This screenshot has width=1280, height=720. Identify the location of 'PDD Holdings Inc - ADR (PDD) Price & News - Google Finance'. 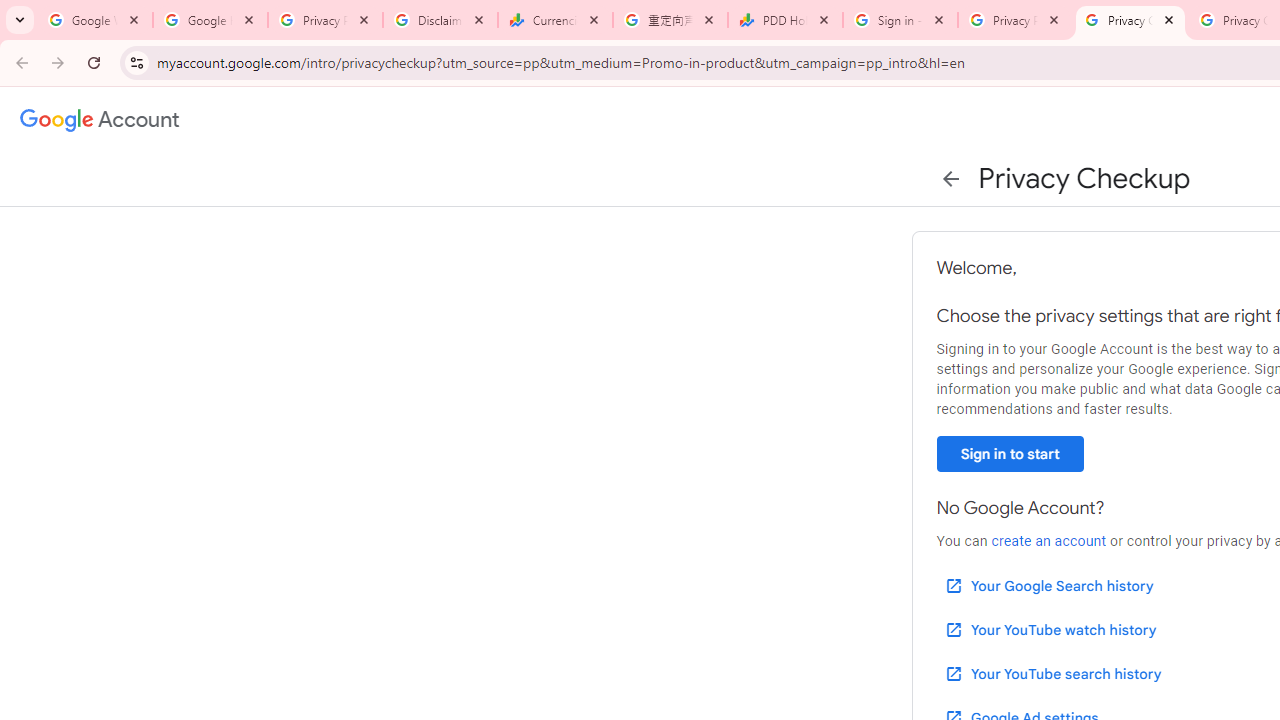
(784, 20).